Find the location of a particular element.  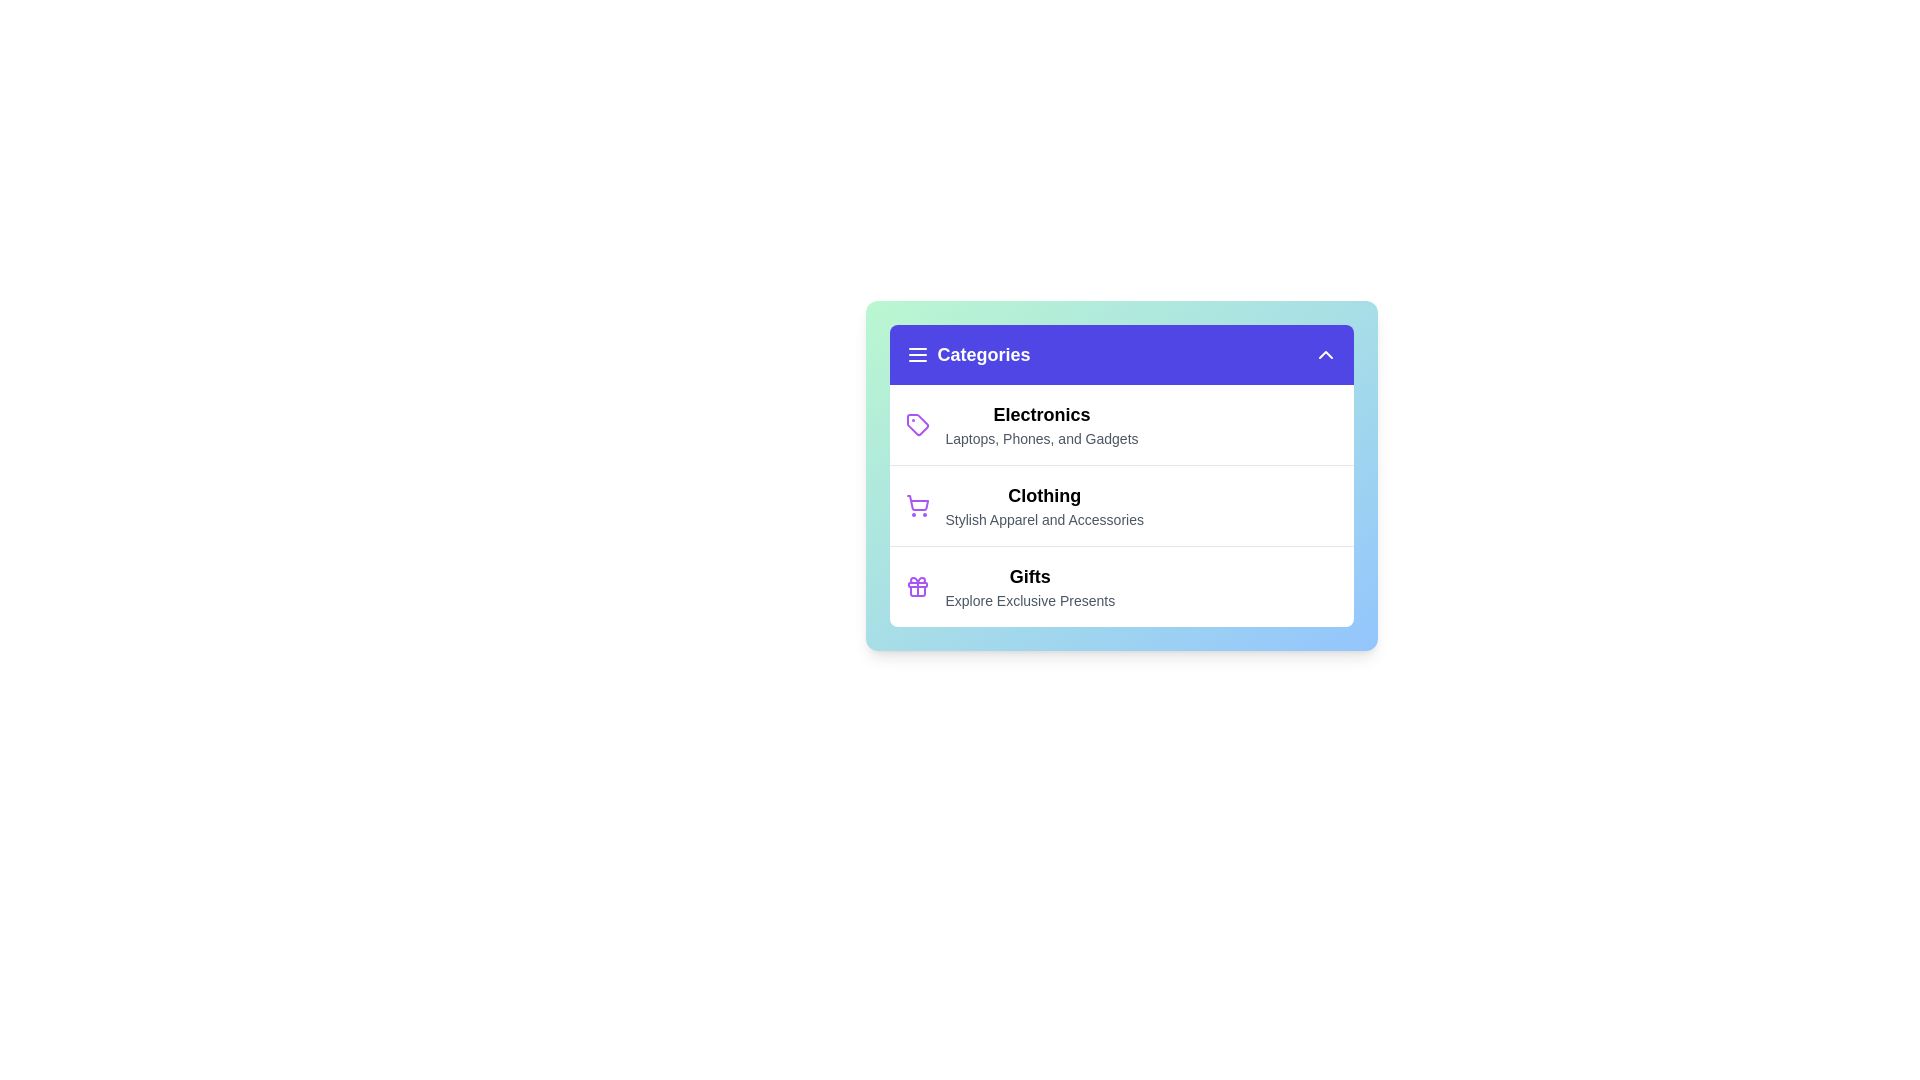

the 'Electronics' category entry in the menu is located at coordinates (1040, 414).